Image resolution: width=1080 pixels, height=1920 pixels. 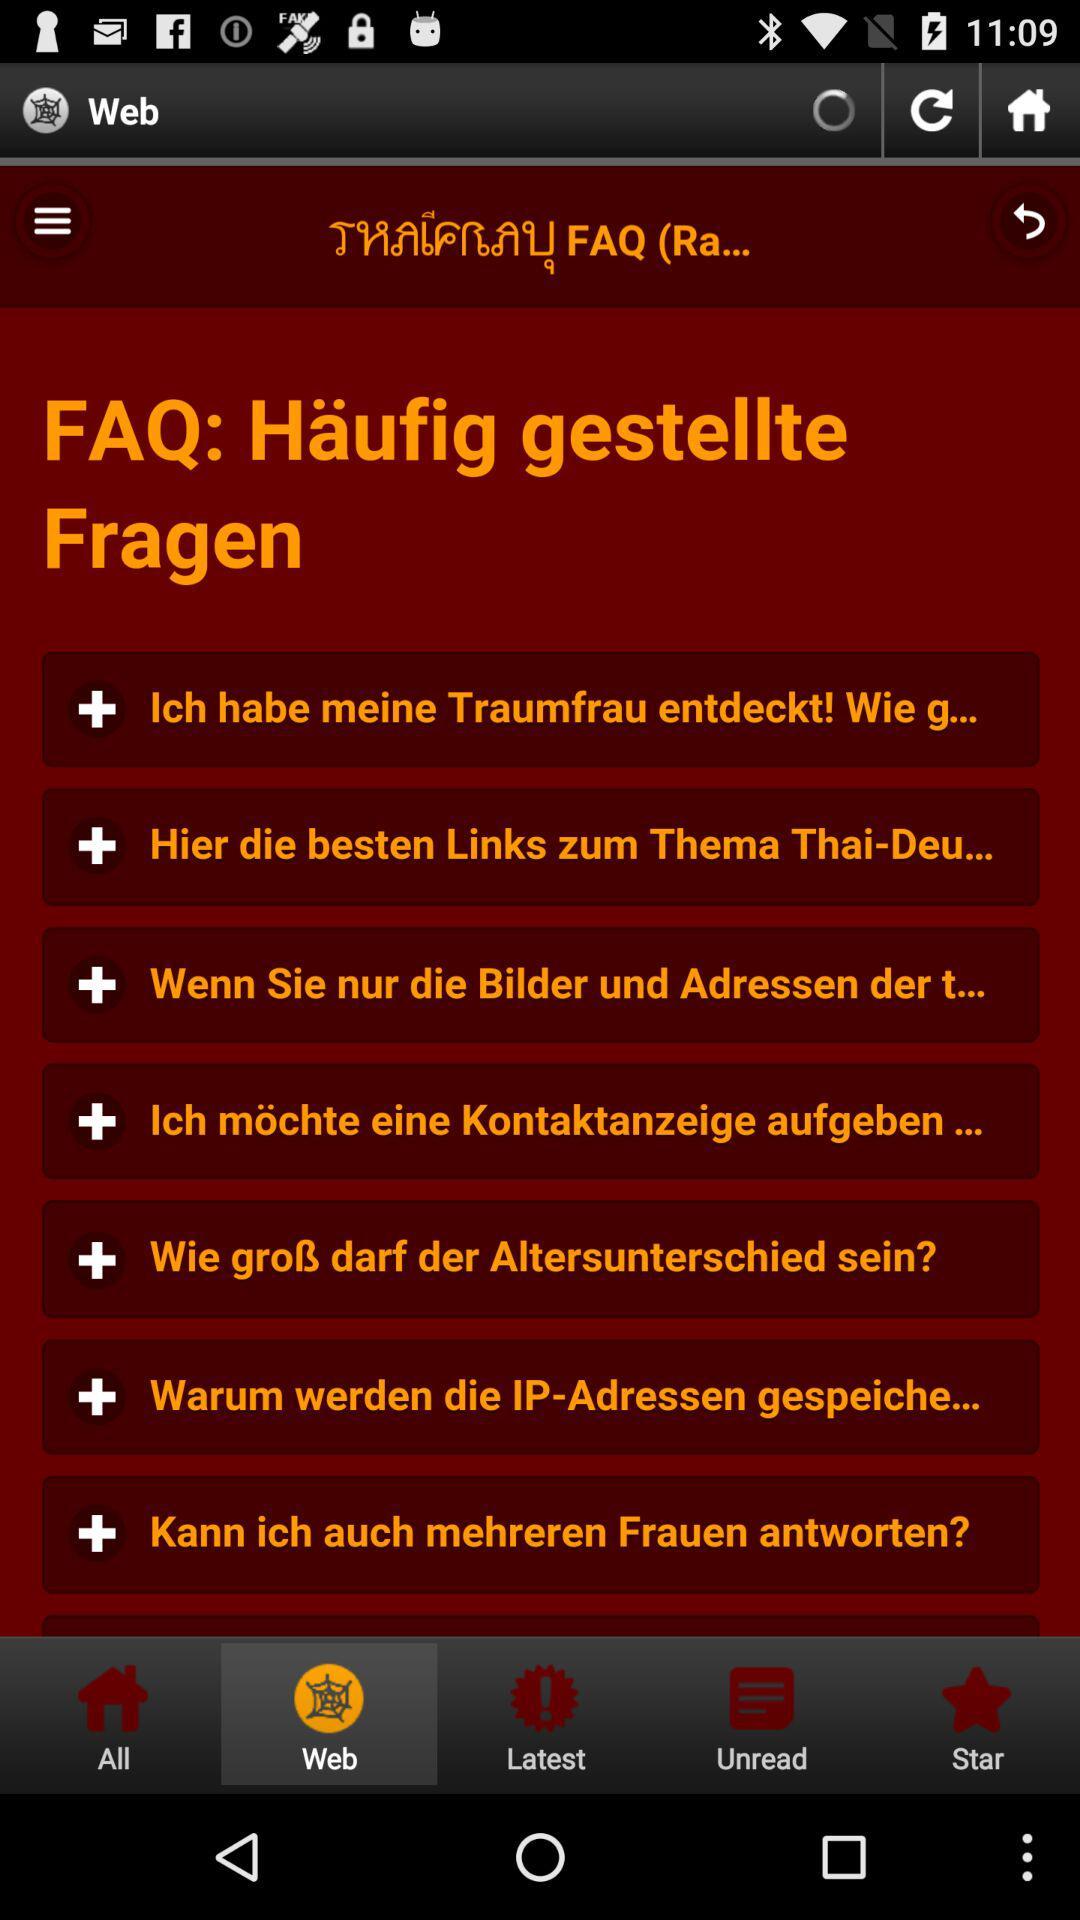 I want to click on unread items, so click(x=761, y=1713).